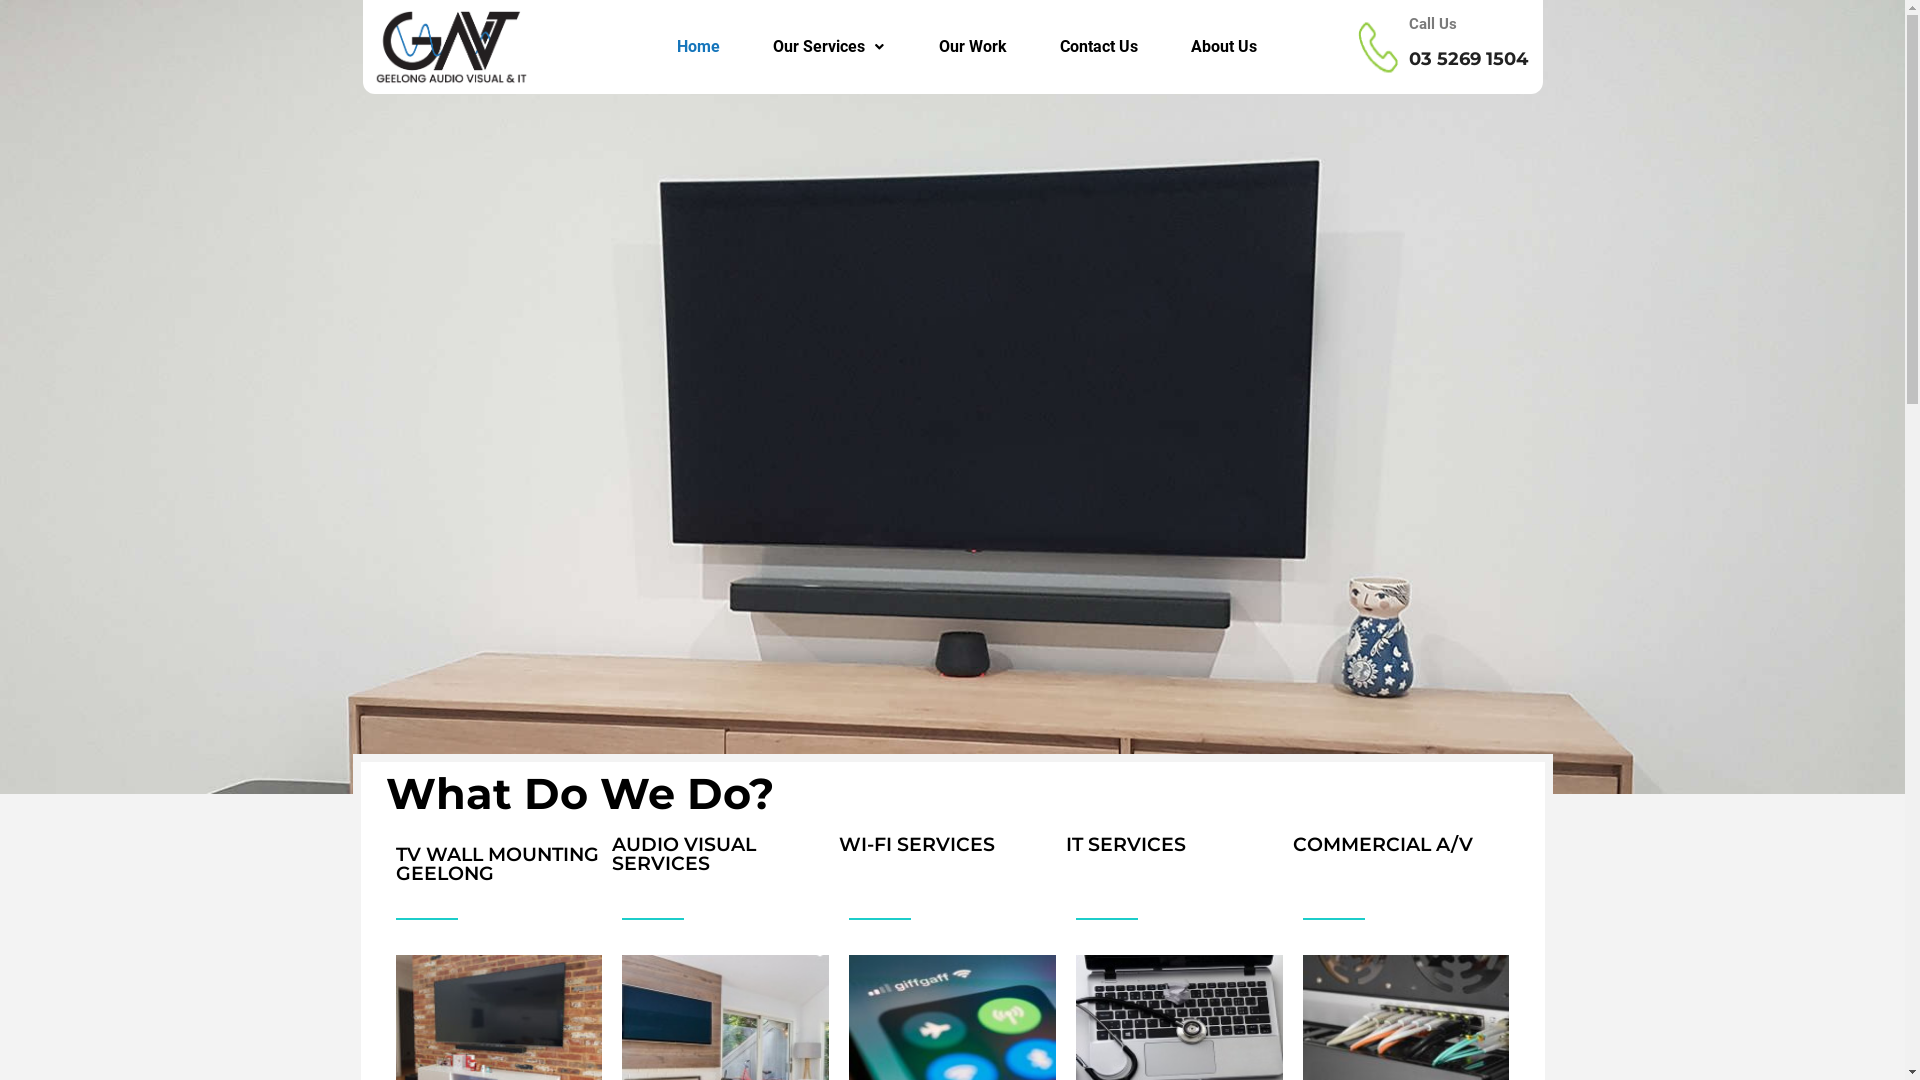 The height and width of the screenshot is (1080, 1920). What do you see at coordinates (497, 863) in the screenshot?
I see `'TV WALL MOUNTING GEELONG'` at bounding box center [497, 863].